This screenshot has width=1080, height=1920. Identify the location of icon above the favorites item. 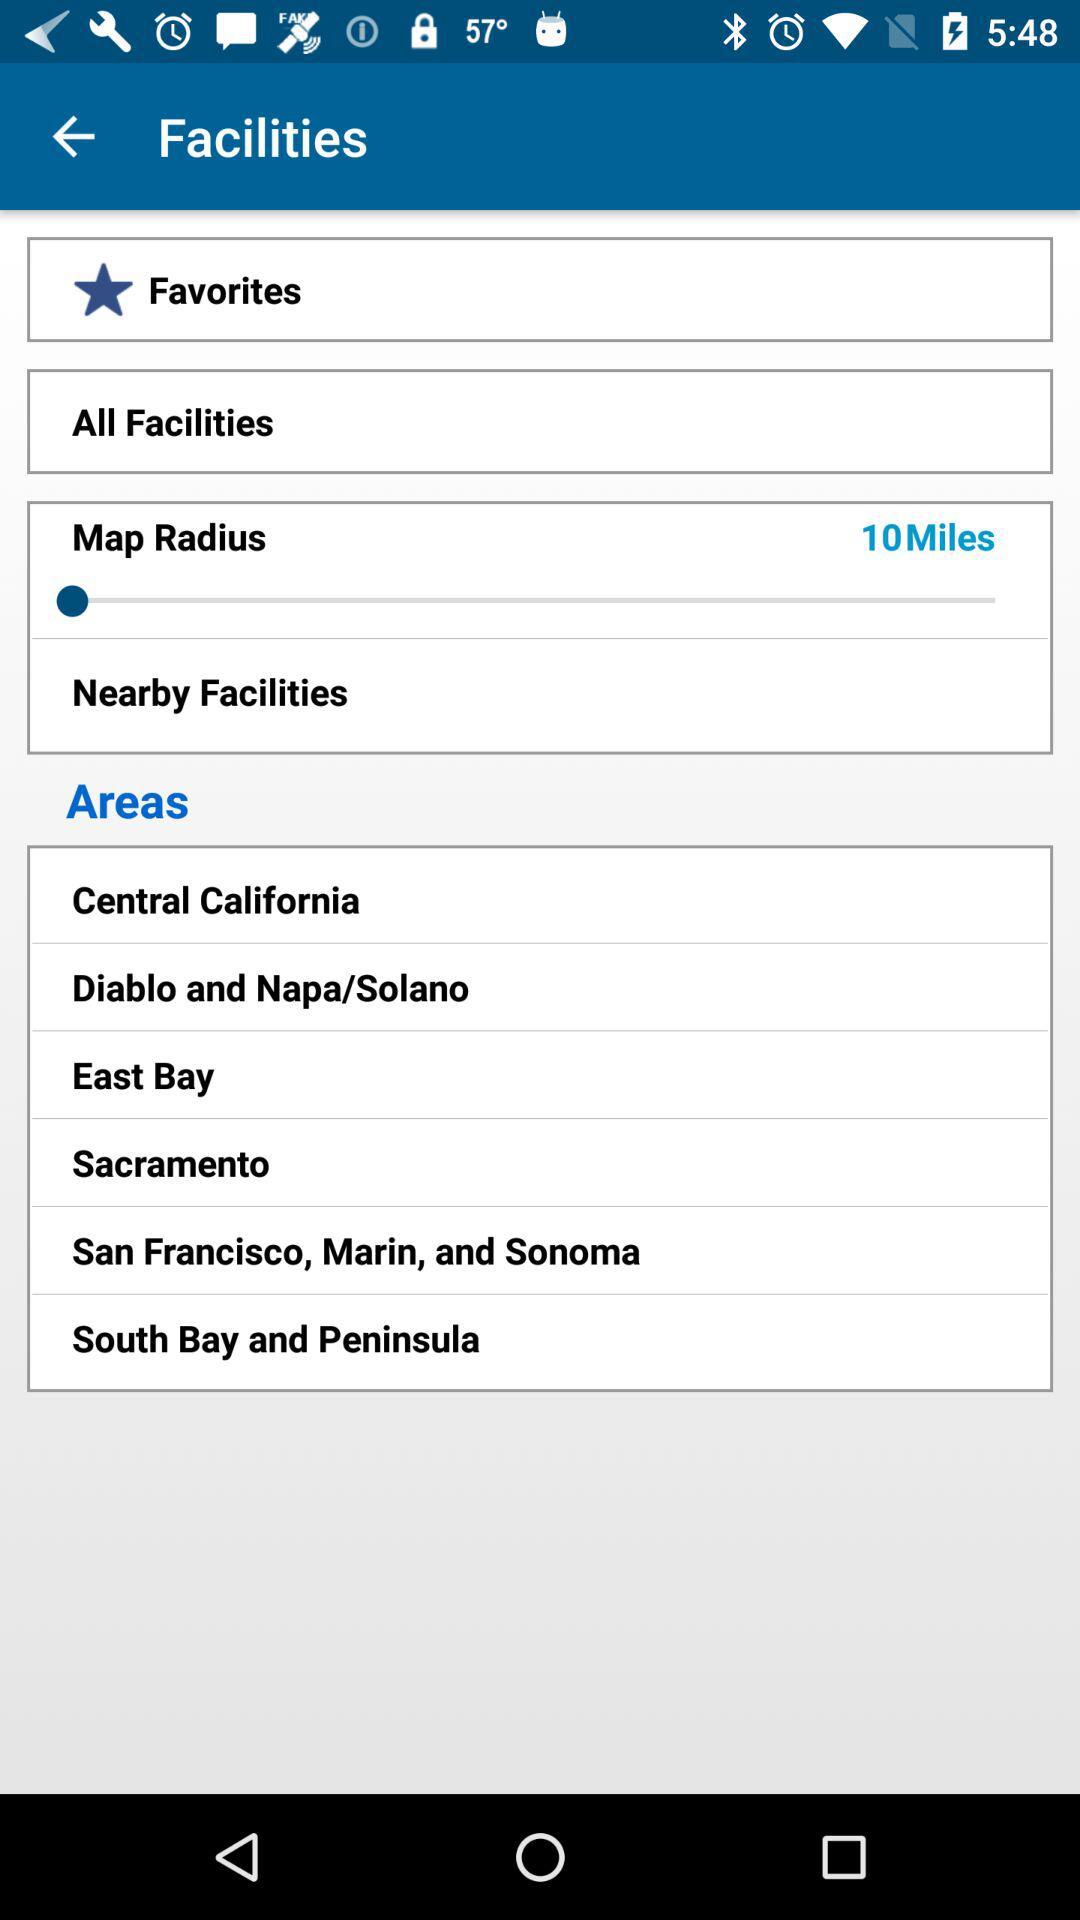
(72, 135).